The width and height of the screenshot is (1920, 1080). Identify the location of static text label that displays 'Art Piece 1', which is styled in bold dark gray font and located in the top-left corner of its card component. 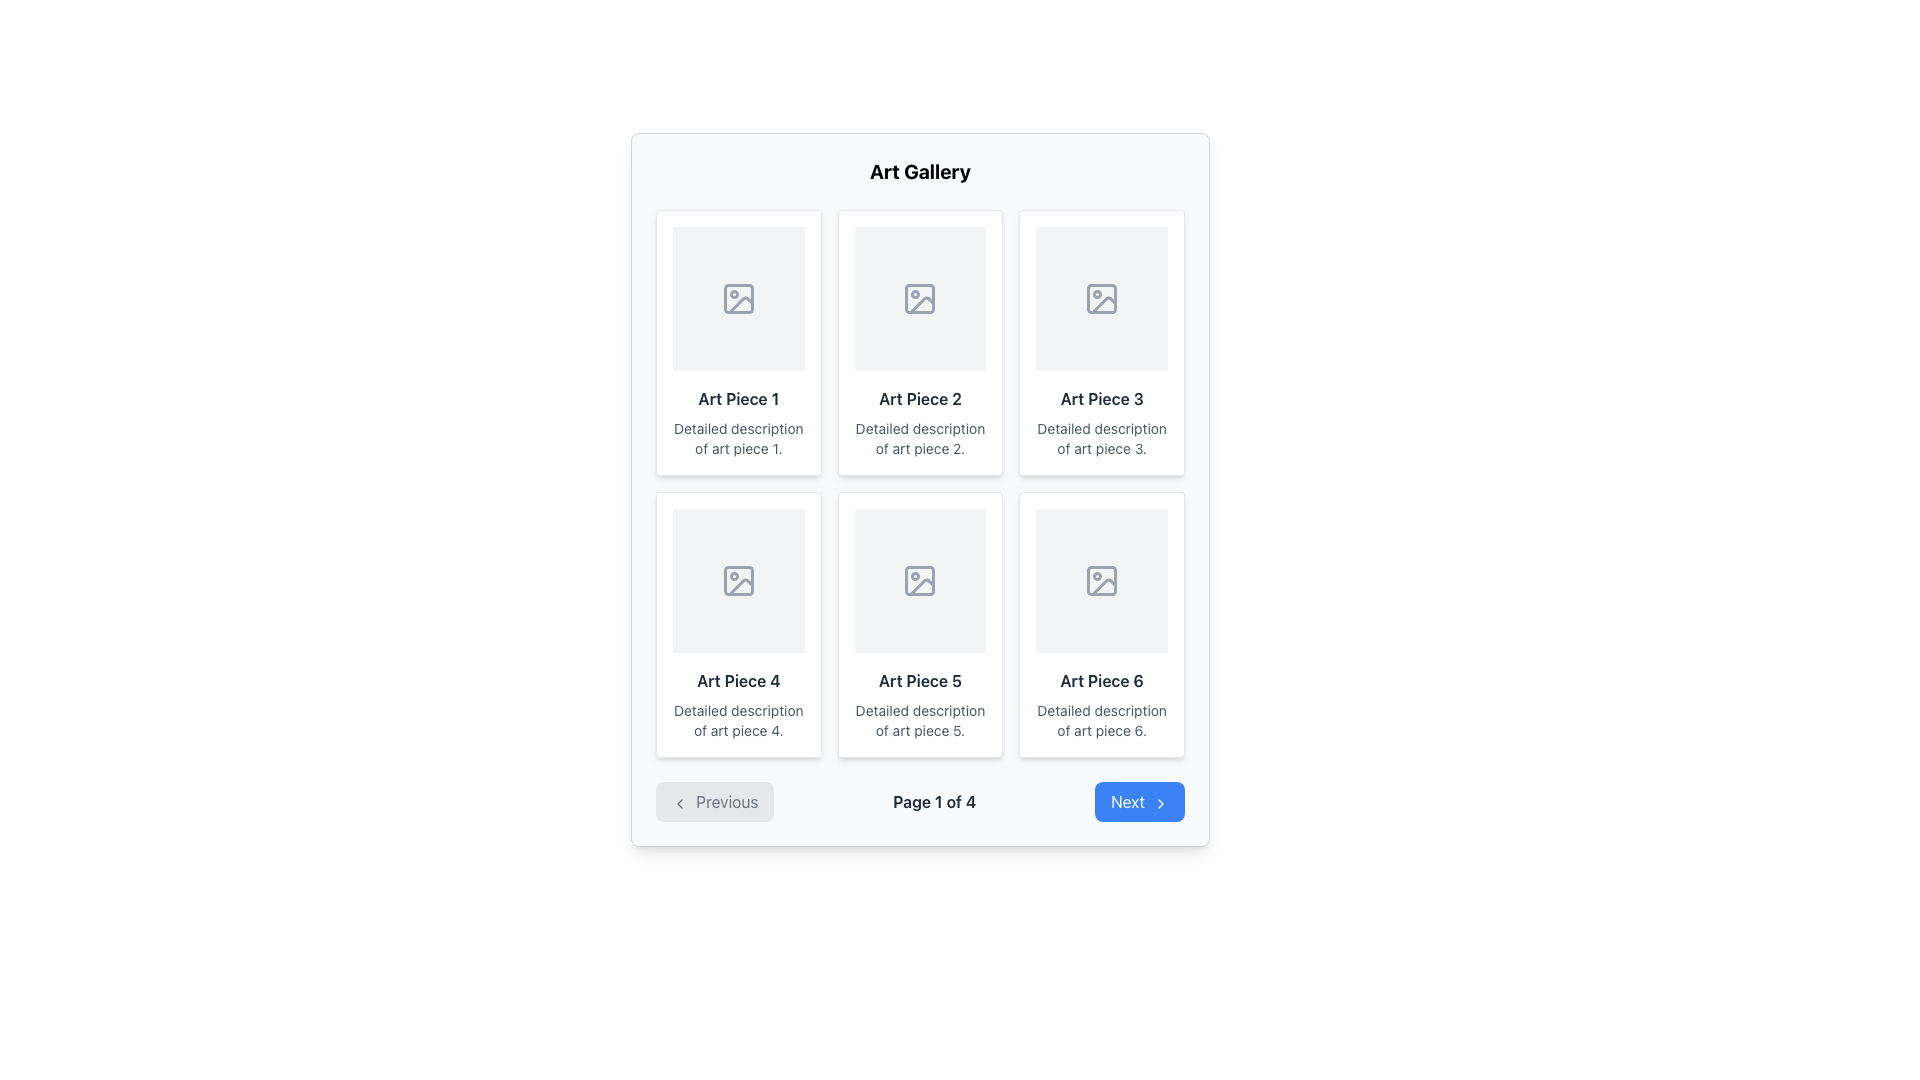
(737, 398).